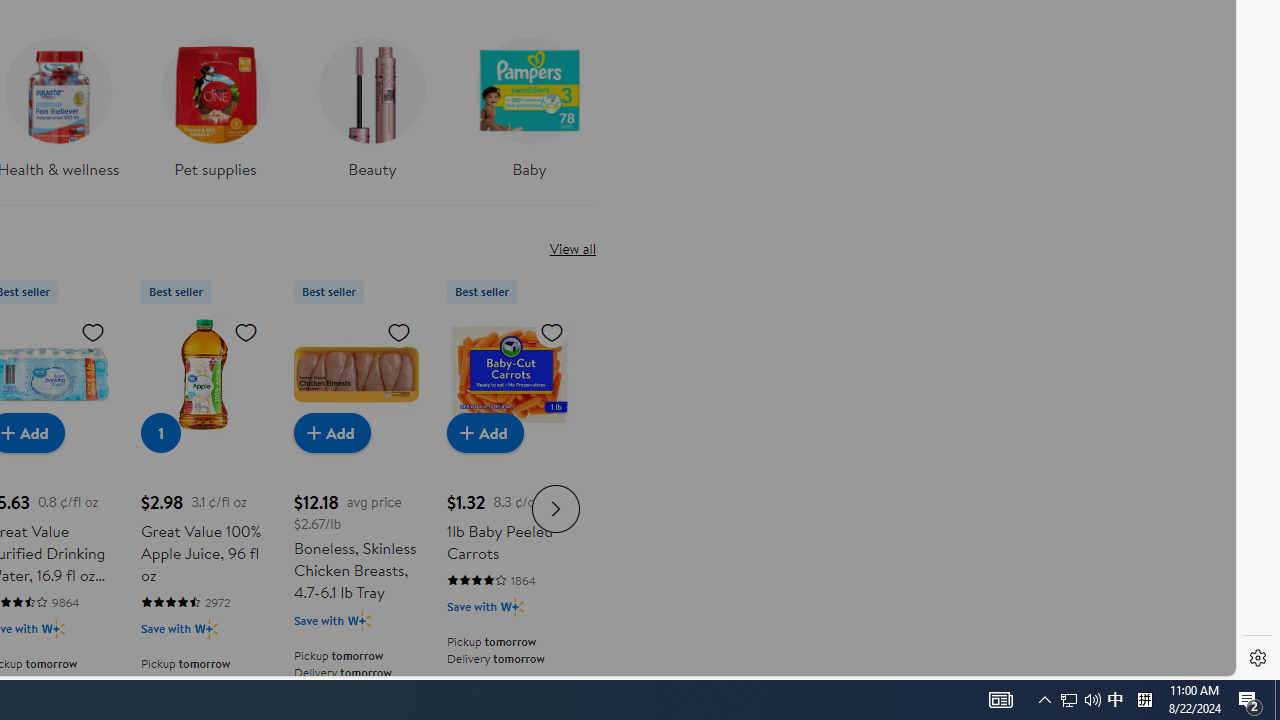 The width and height of the screenshot is (1280, 720). I want to click on 'View all', so click(571, 247).